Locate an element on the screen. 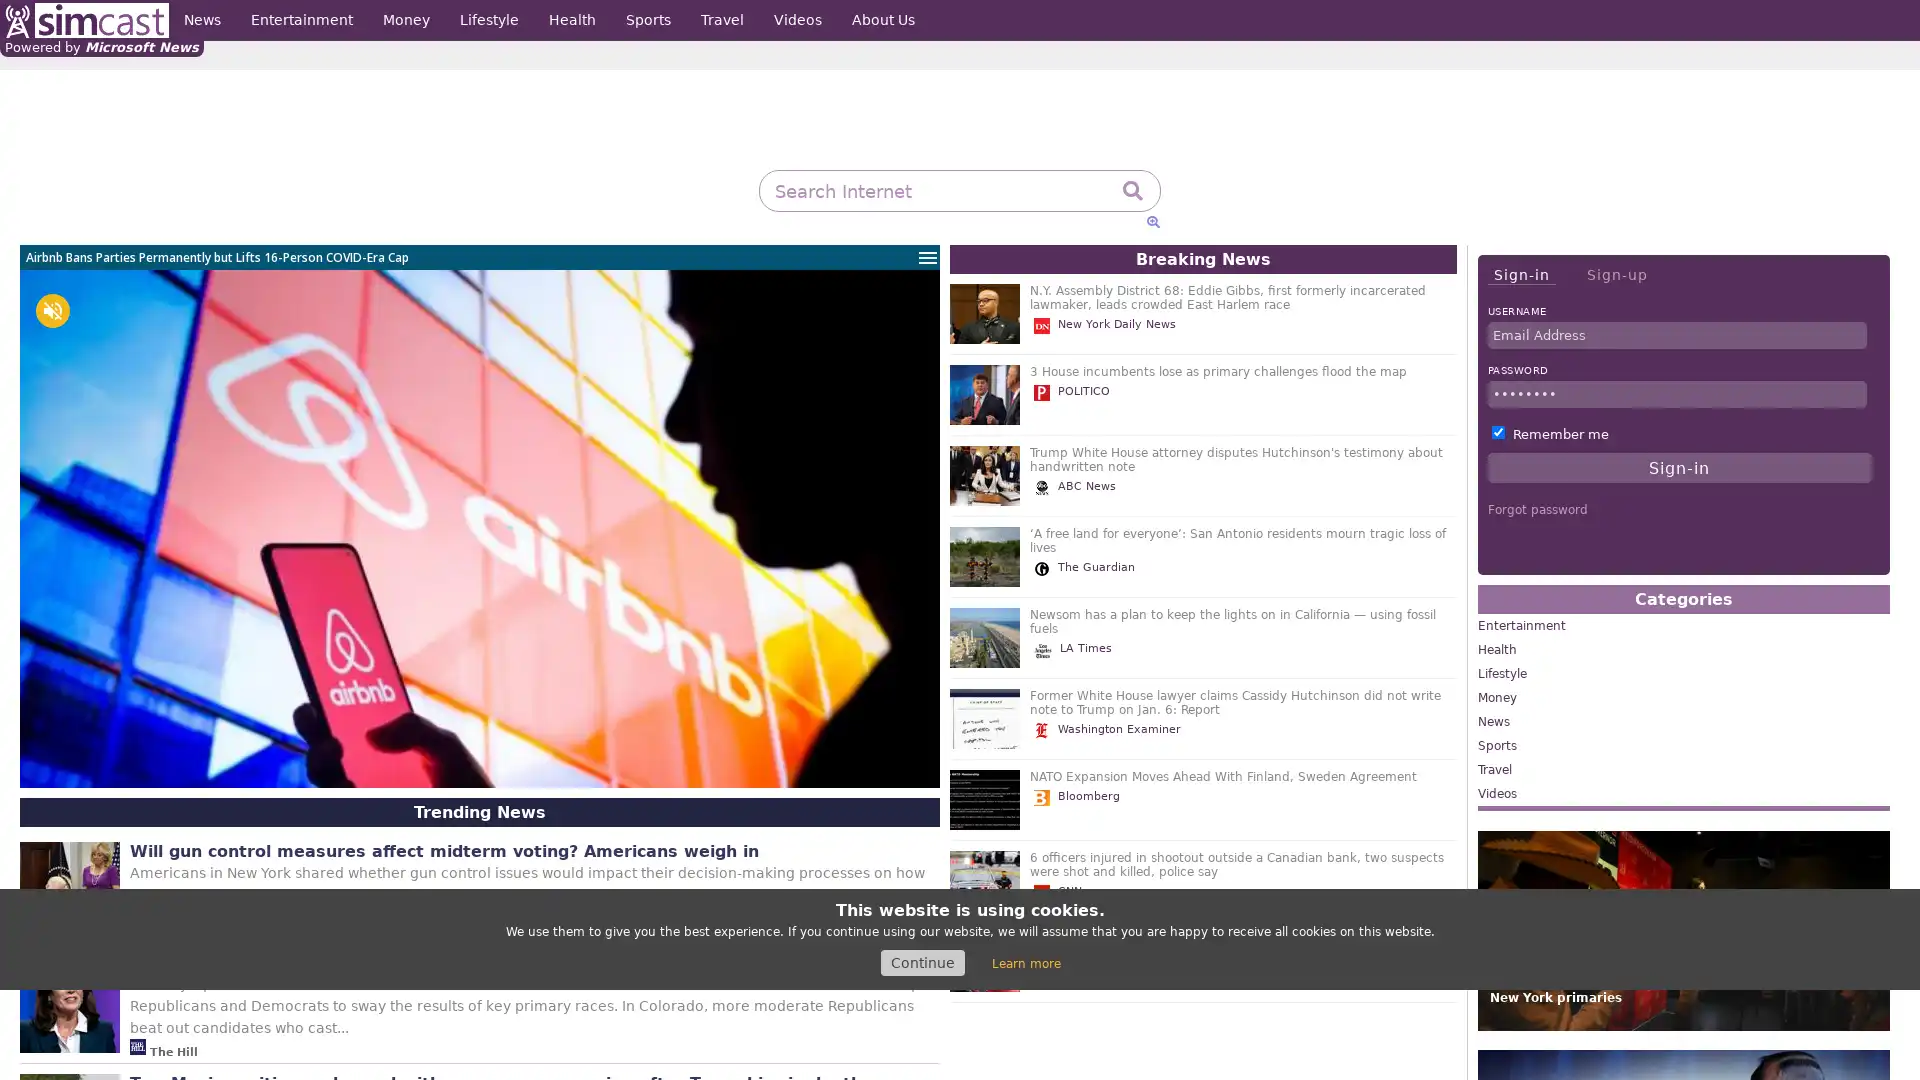  Sign-in is located at coordinates (1520, 275).